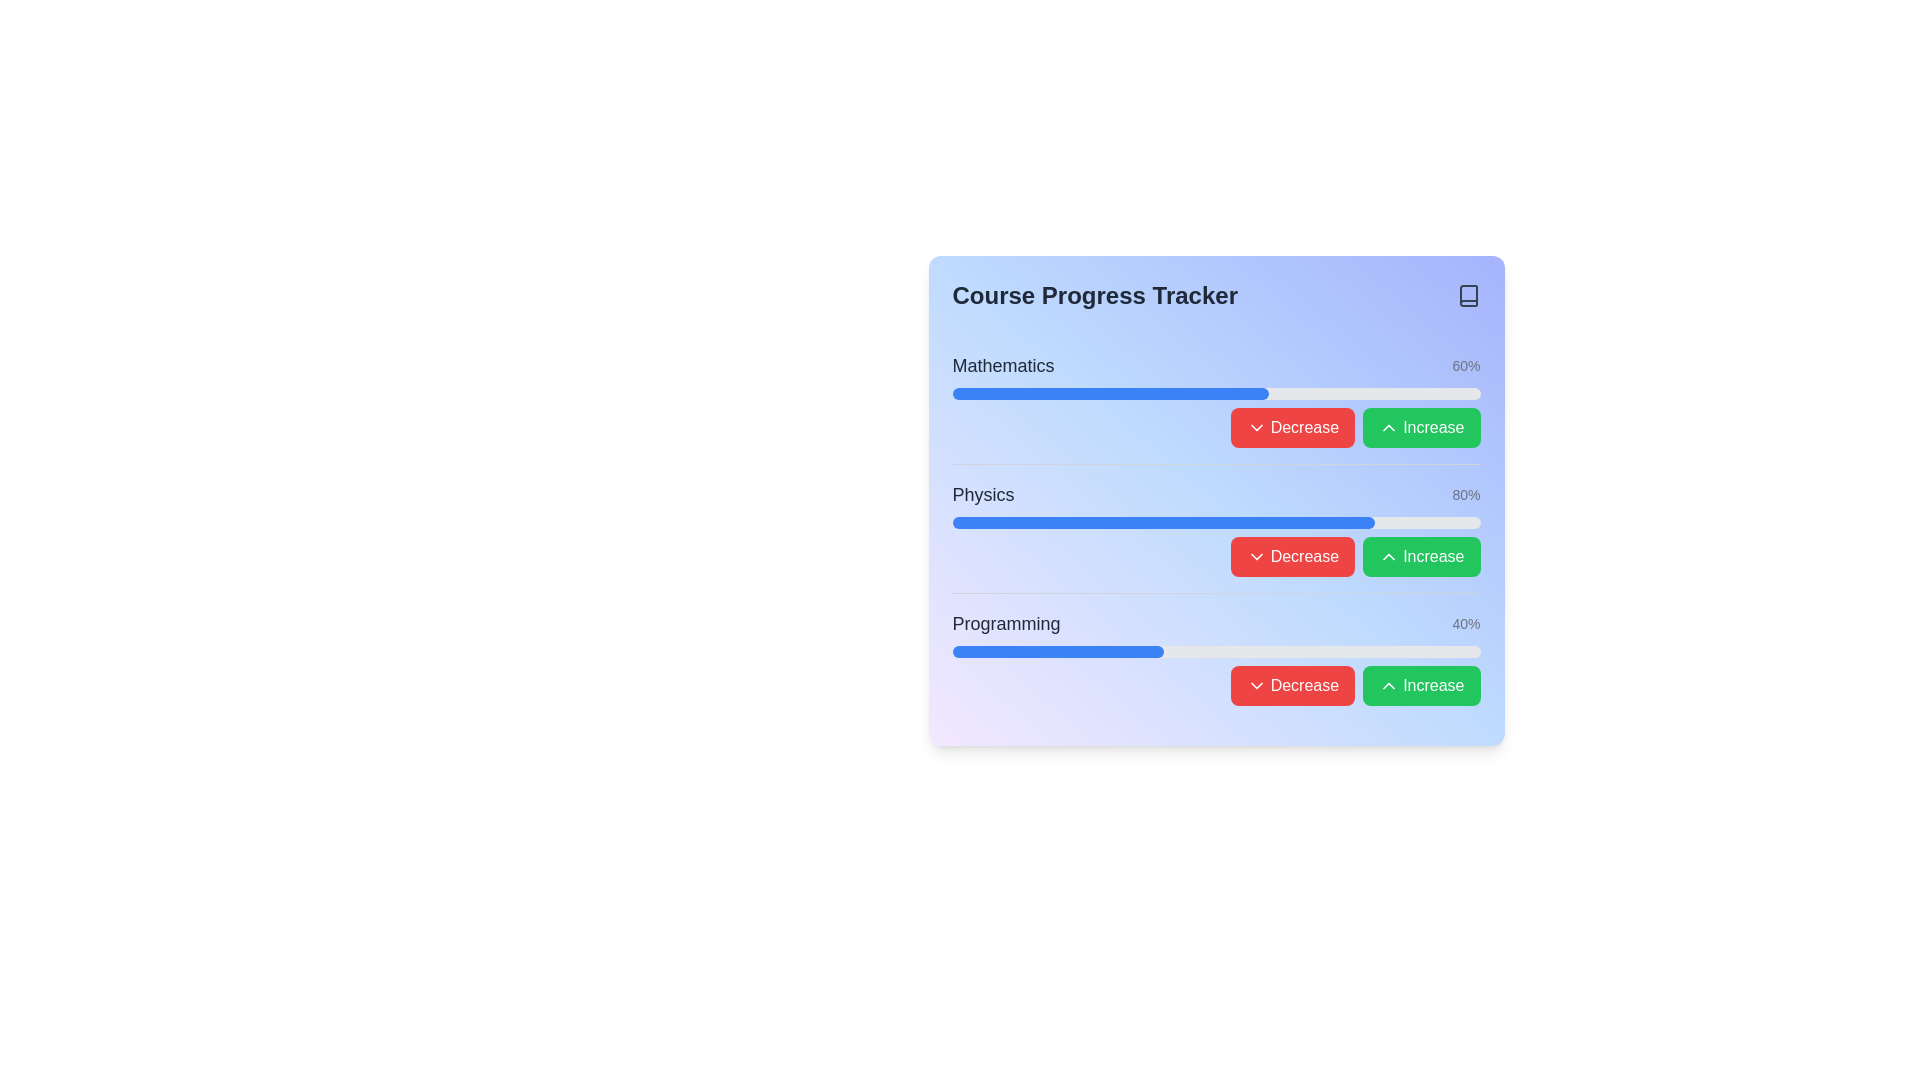  I want to click on the active chevron-down icon within the 'Decrease' button located to the right of the progress bar in the 'Programming' section, so click(1255, 685).